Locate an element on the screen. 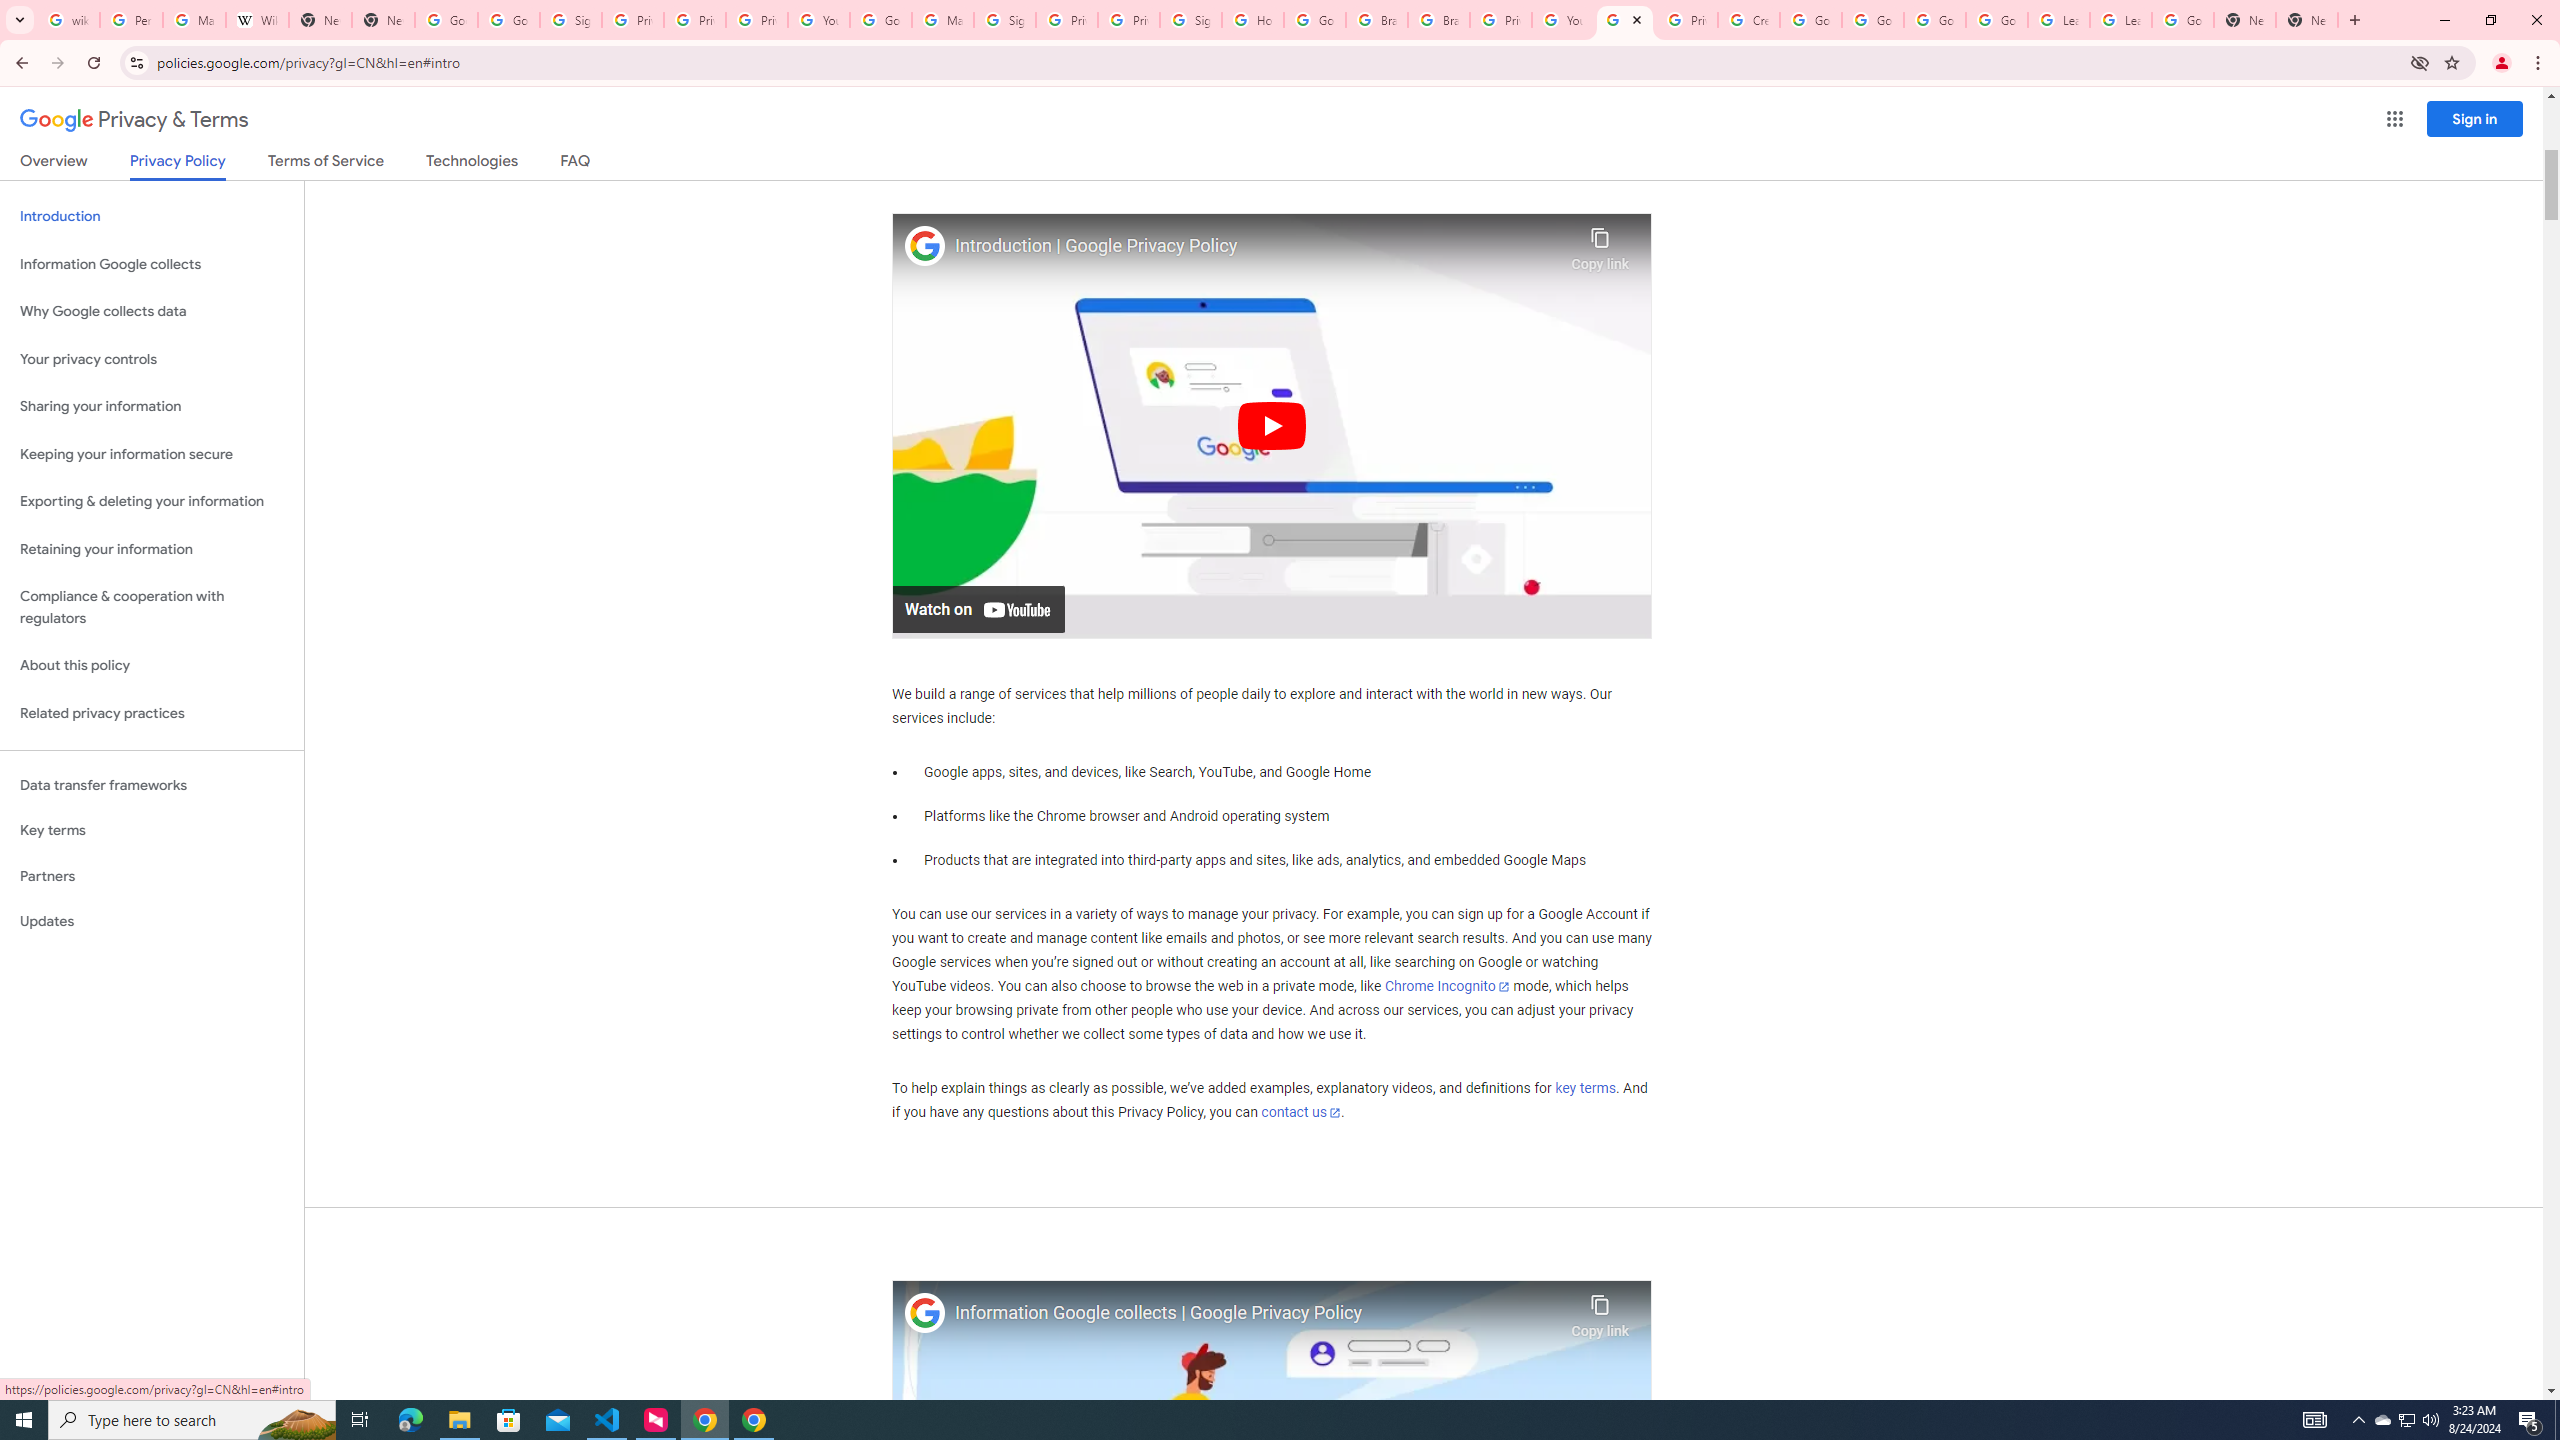  'Information Google collects | Google Privacy Policy' is located at coordinates (1257, 1313).